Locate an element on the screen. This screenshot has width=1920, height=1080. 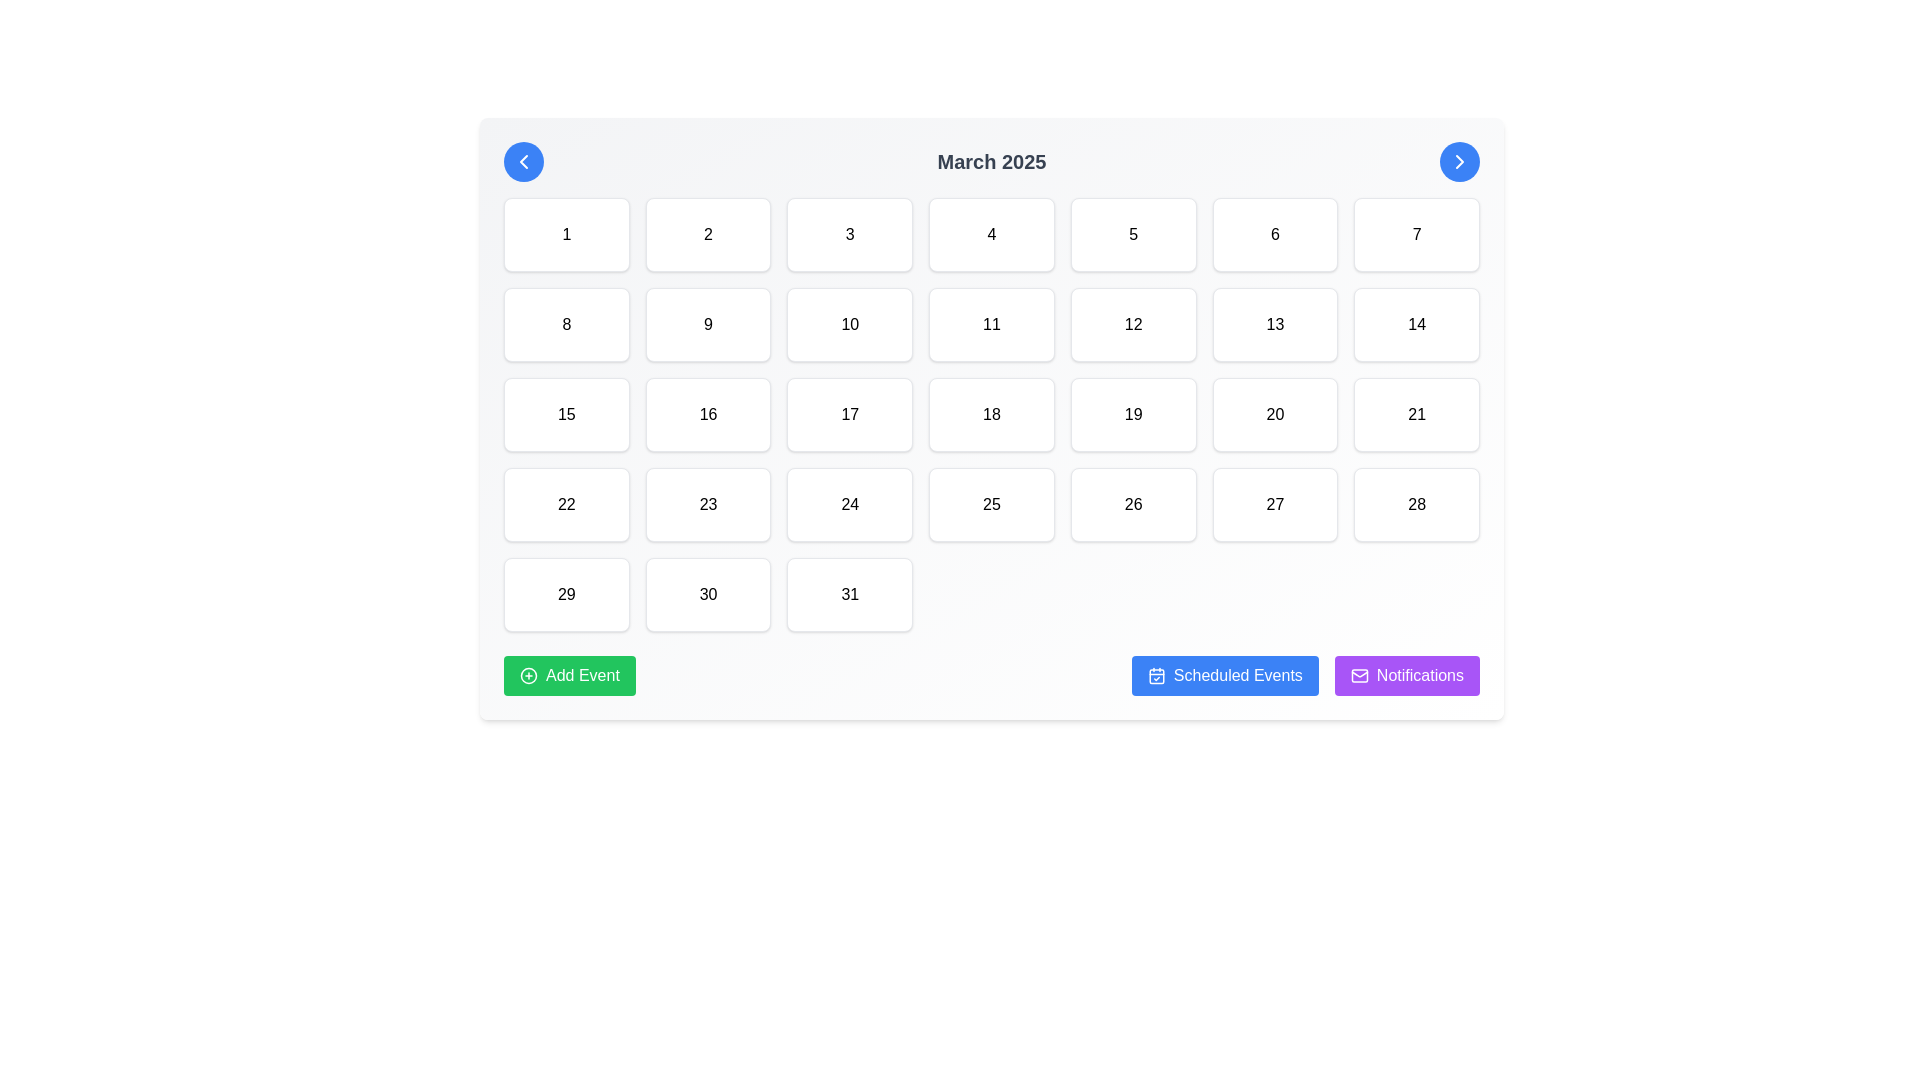
the 'Add Event' button located at the bottom-left corner of the interface to change its shade is located at coordinates (568, 675).